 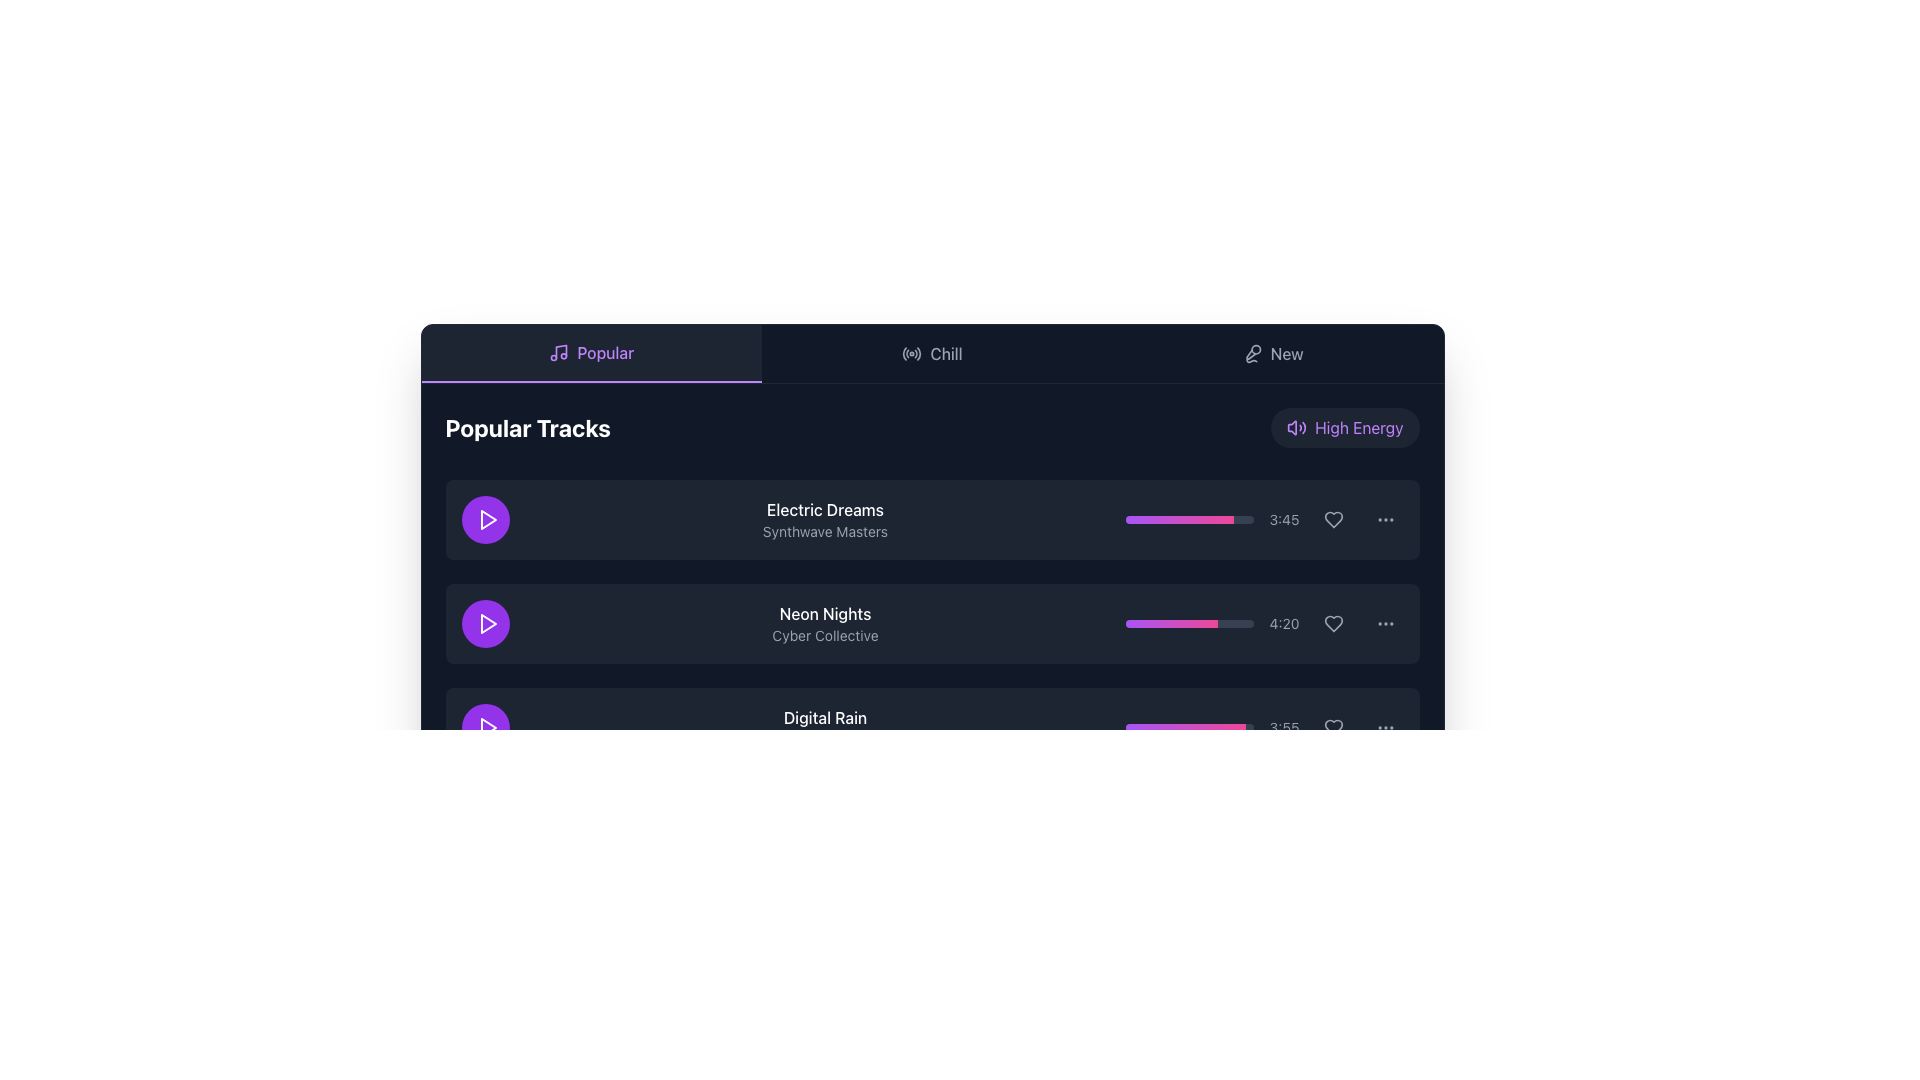 I want to click on the Category label located at the top-right corner of the interface, right of the 'Popular Tracks' heading, which indicates sound or energy-related content, so click(x=1345, y=427).